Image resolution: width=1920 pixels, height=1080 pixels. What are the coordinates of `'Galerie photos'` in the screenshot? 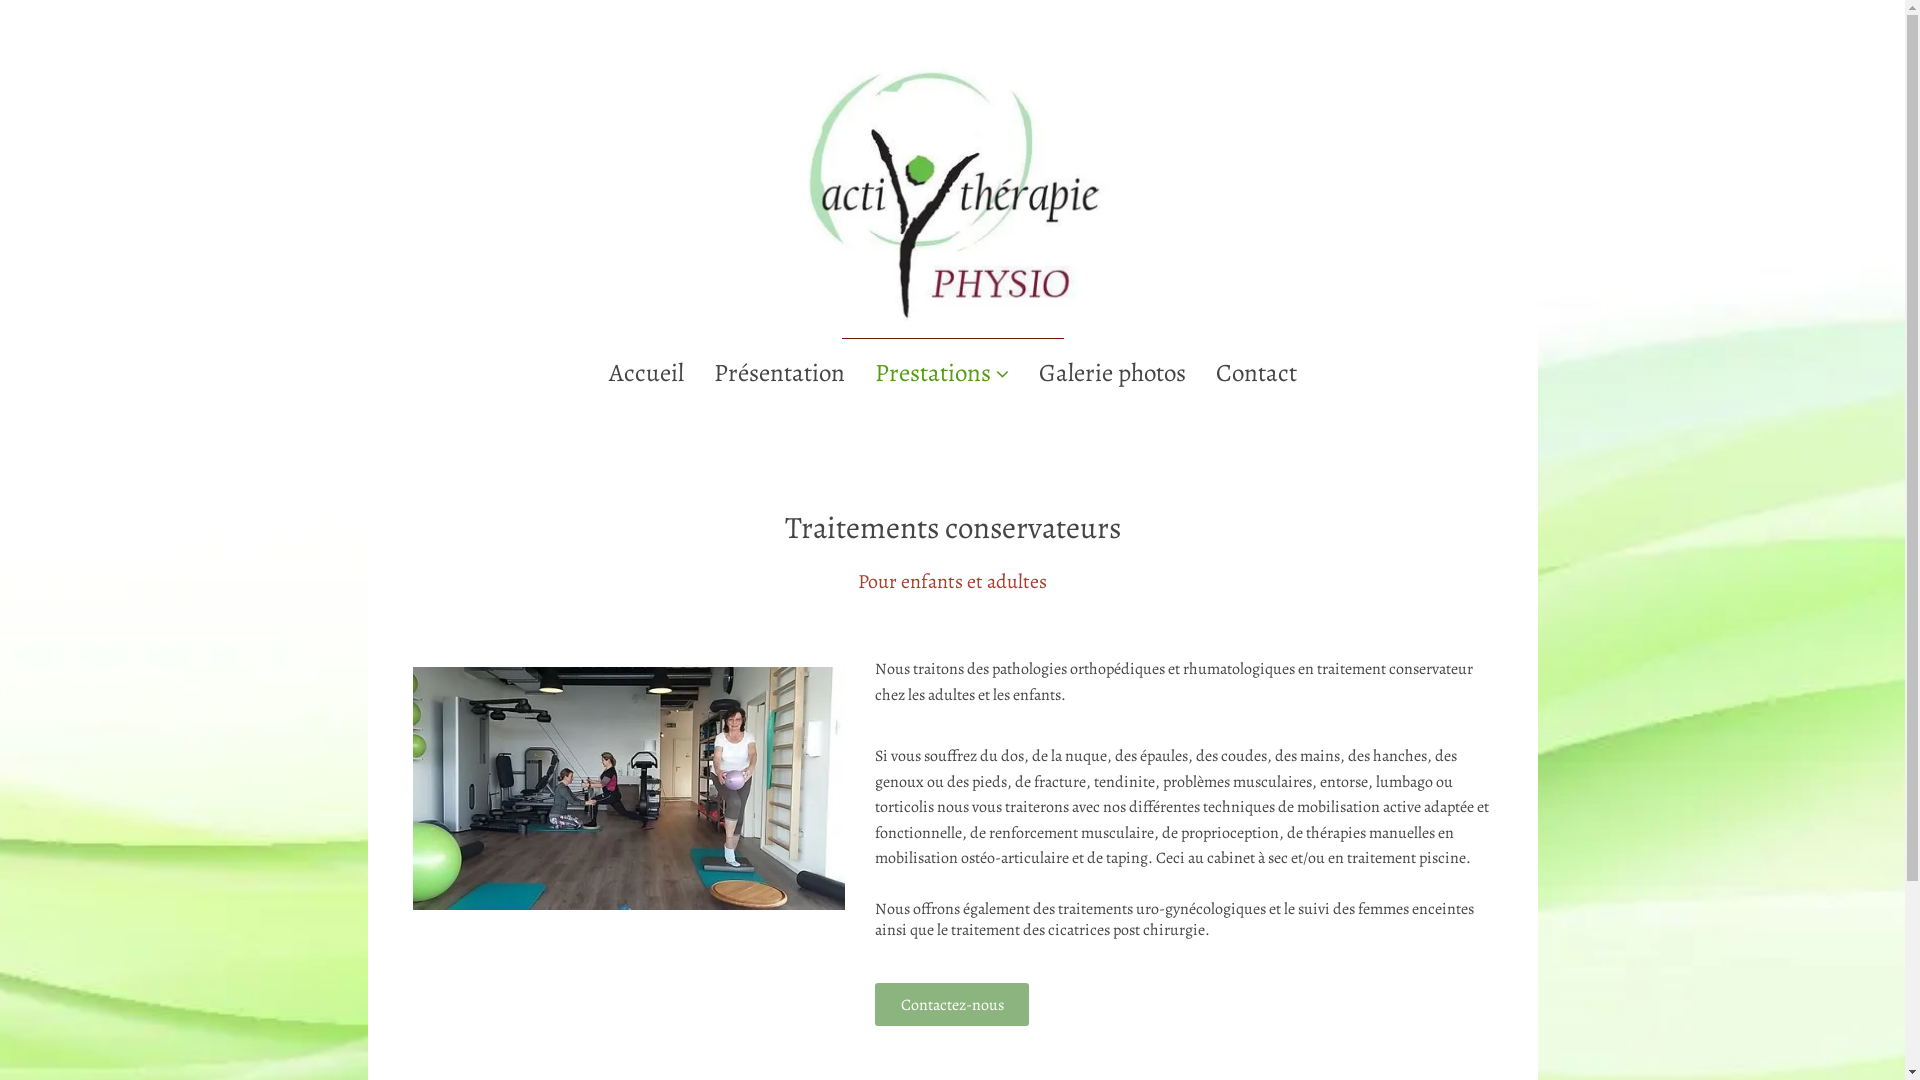 It's located at (1110, 373).